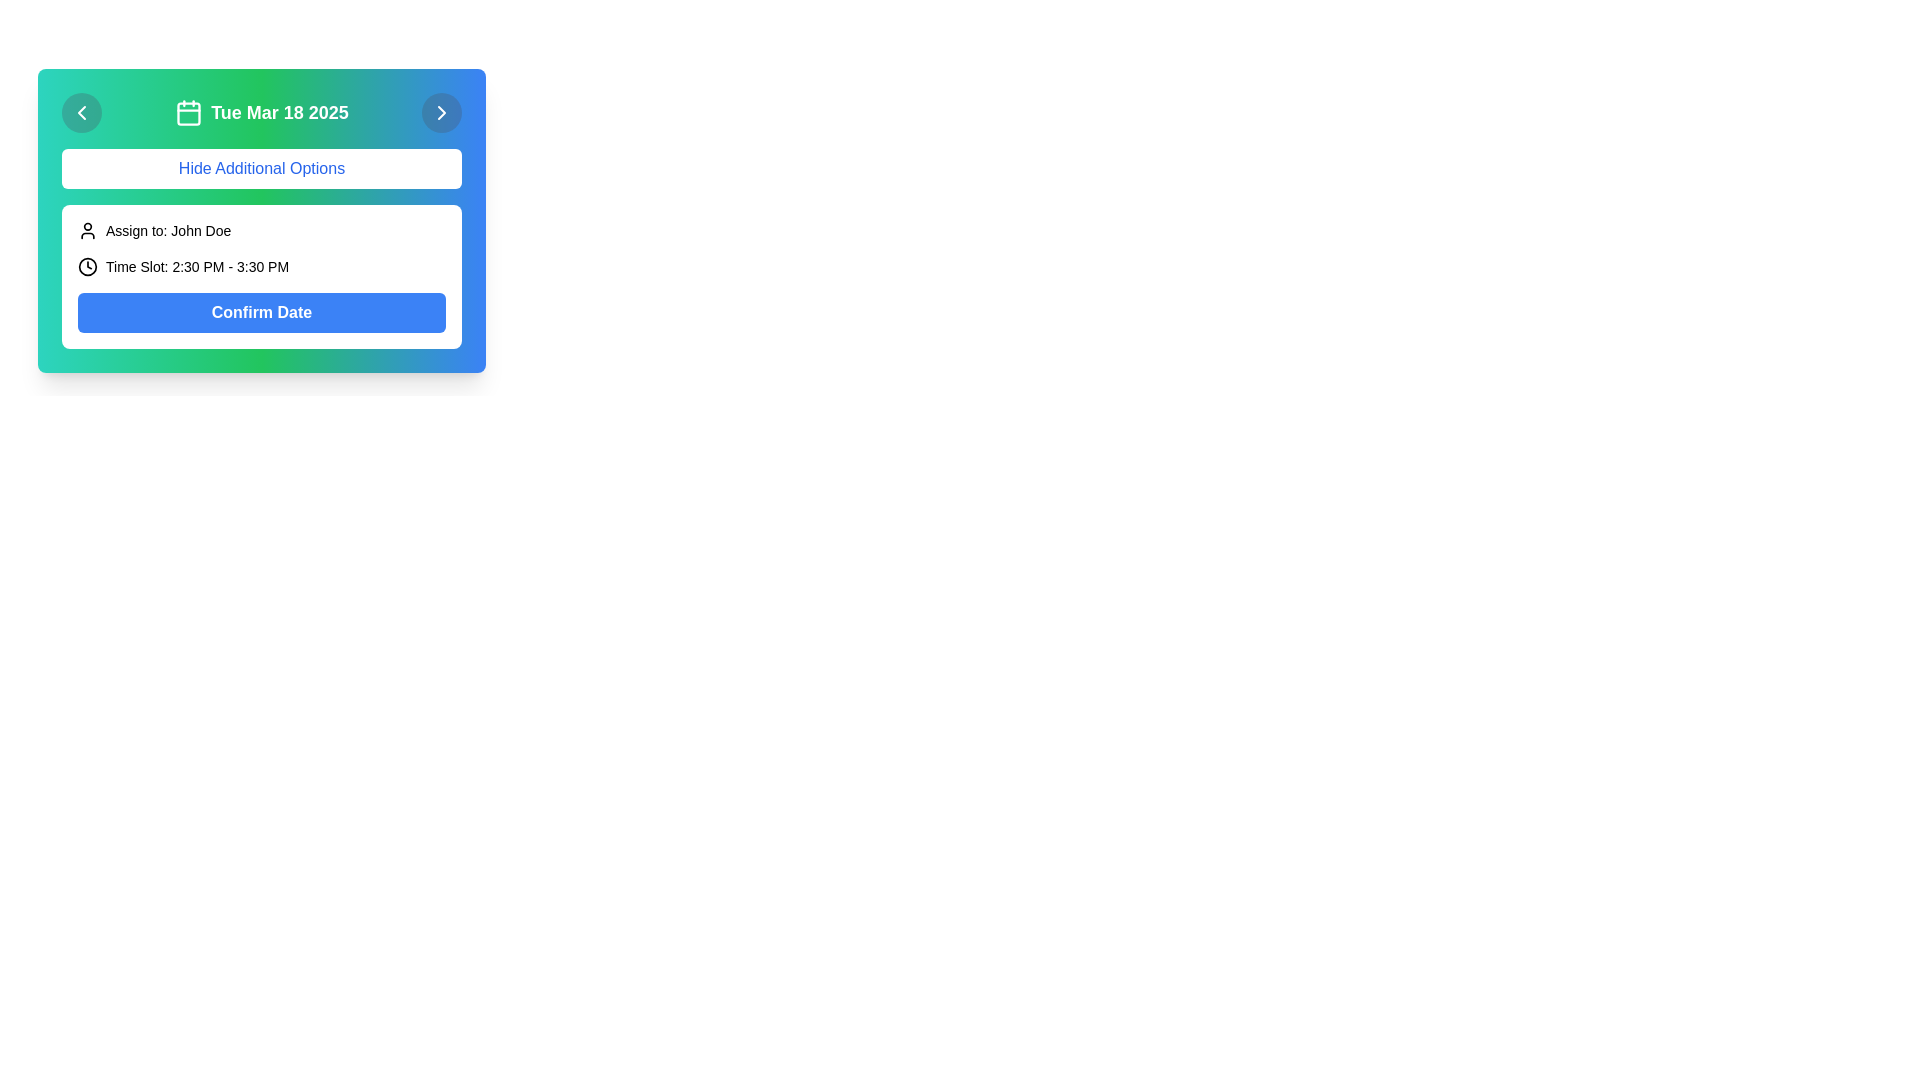 This screenshot has height=1080, width=1920. I want to click on the small monochromatic SVG clock icon located at the leftmost part of the 'Time Slot: 2:30 PM - 3:30 PM' section, so click(86, 265).